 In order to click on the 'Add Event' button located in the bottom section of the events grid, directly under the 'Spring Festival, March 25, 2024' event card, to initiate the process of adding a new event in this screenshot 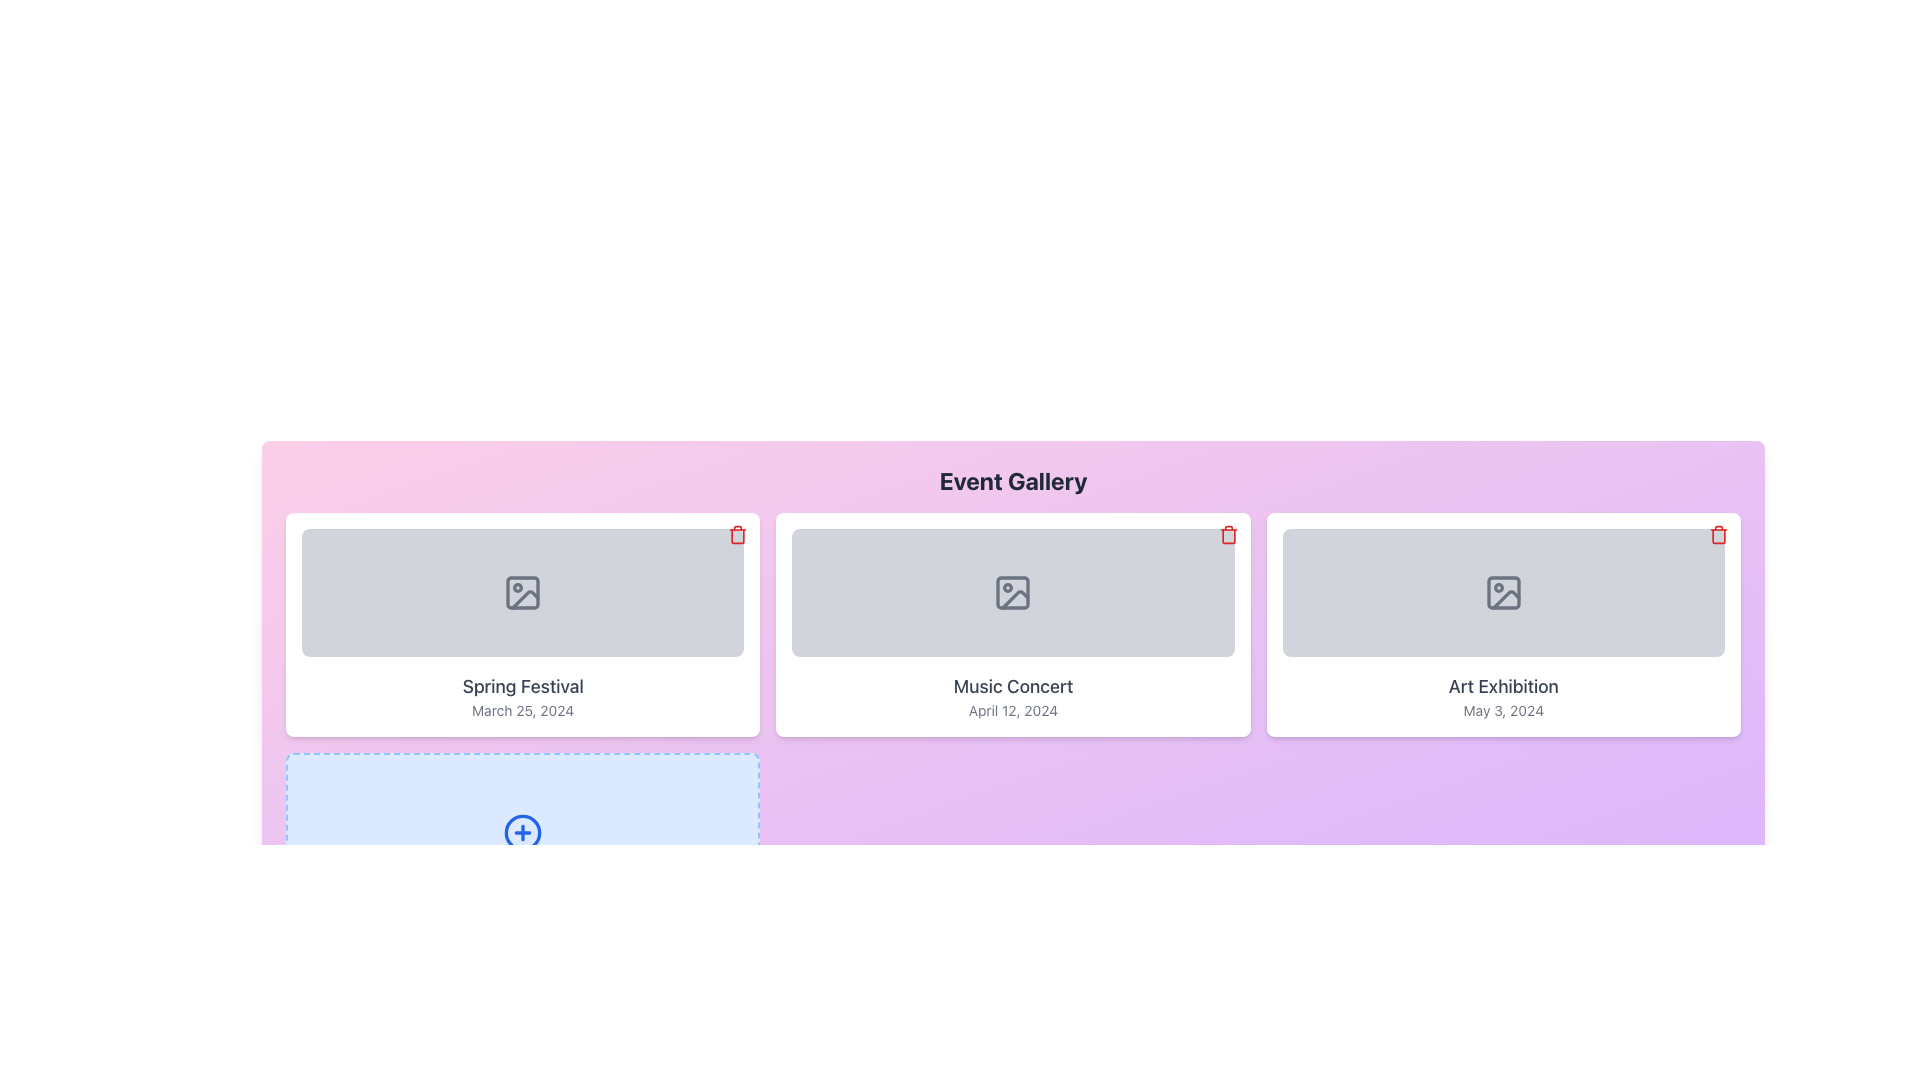, I will do `click(523, 848)`.